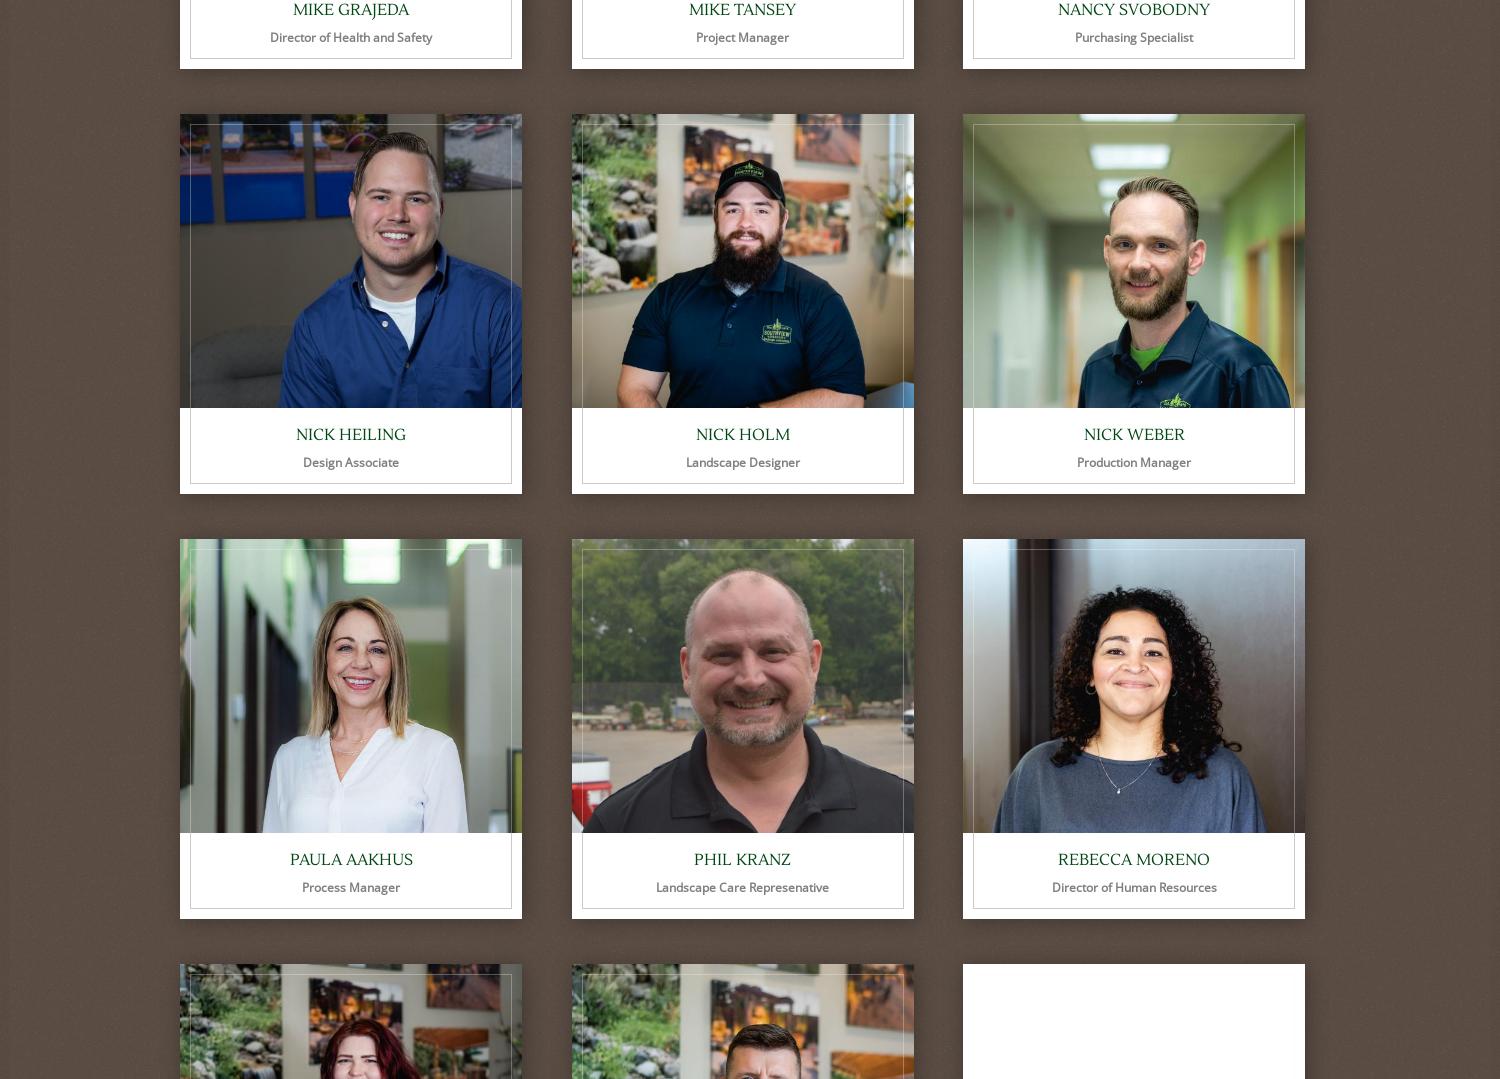 The height and width of the screenshot is (1079, 1500). I want to click on 'Director of Human Resources', so click(1133, 886).